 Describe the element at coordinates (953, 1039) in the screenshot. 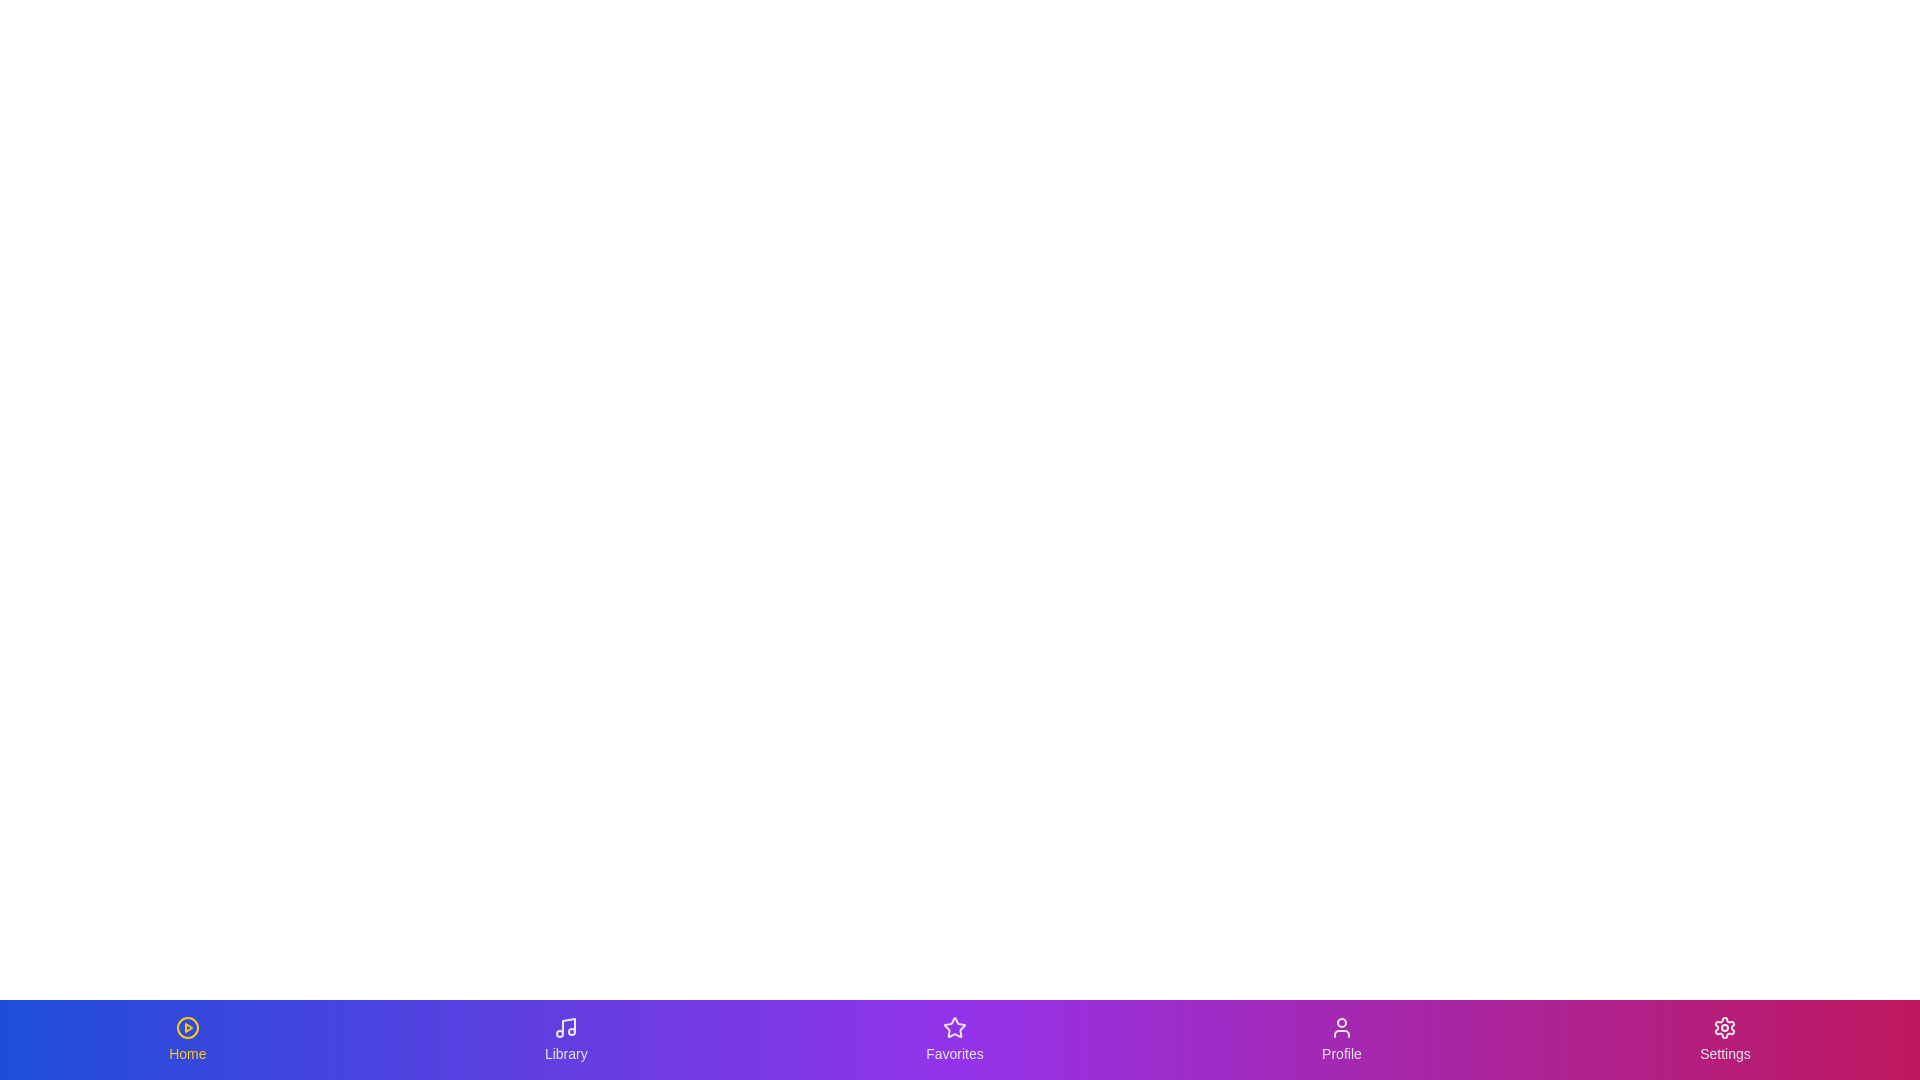

I see `the tab labeled Favorites to observe its animation` at that location.